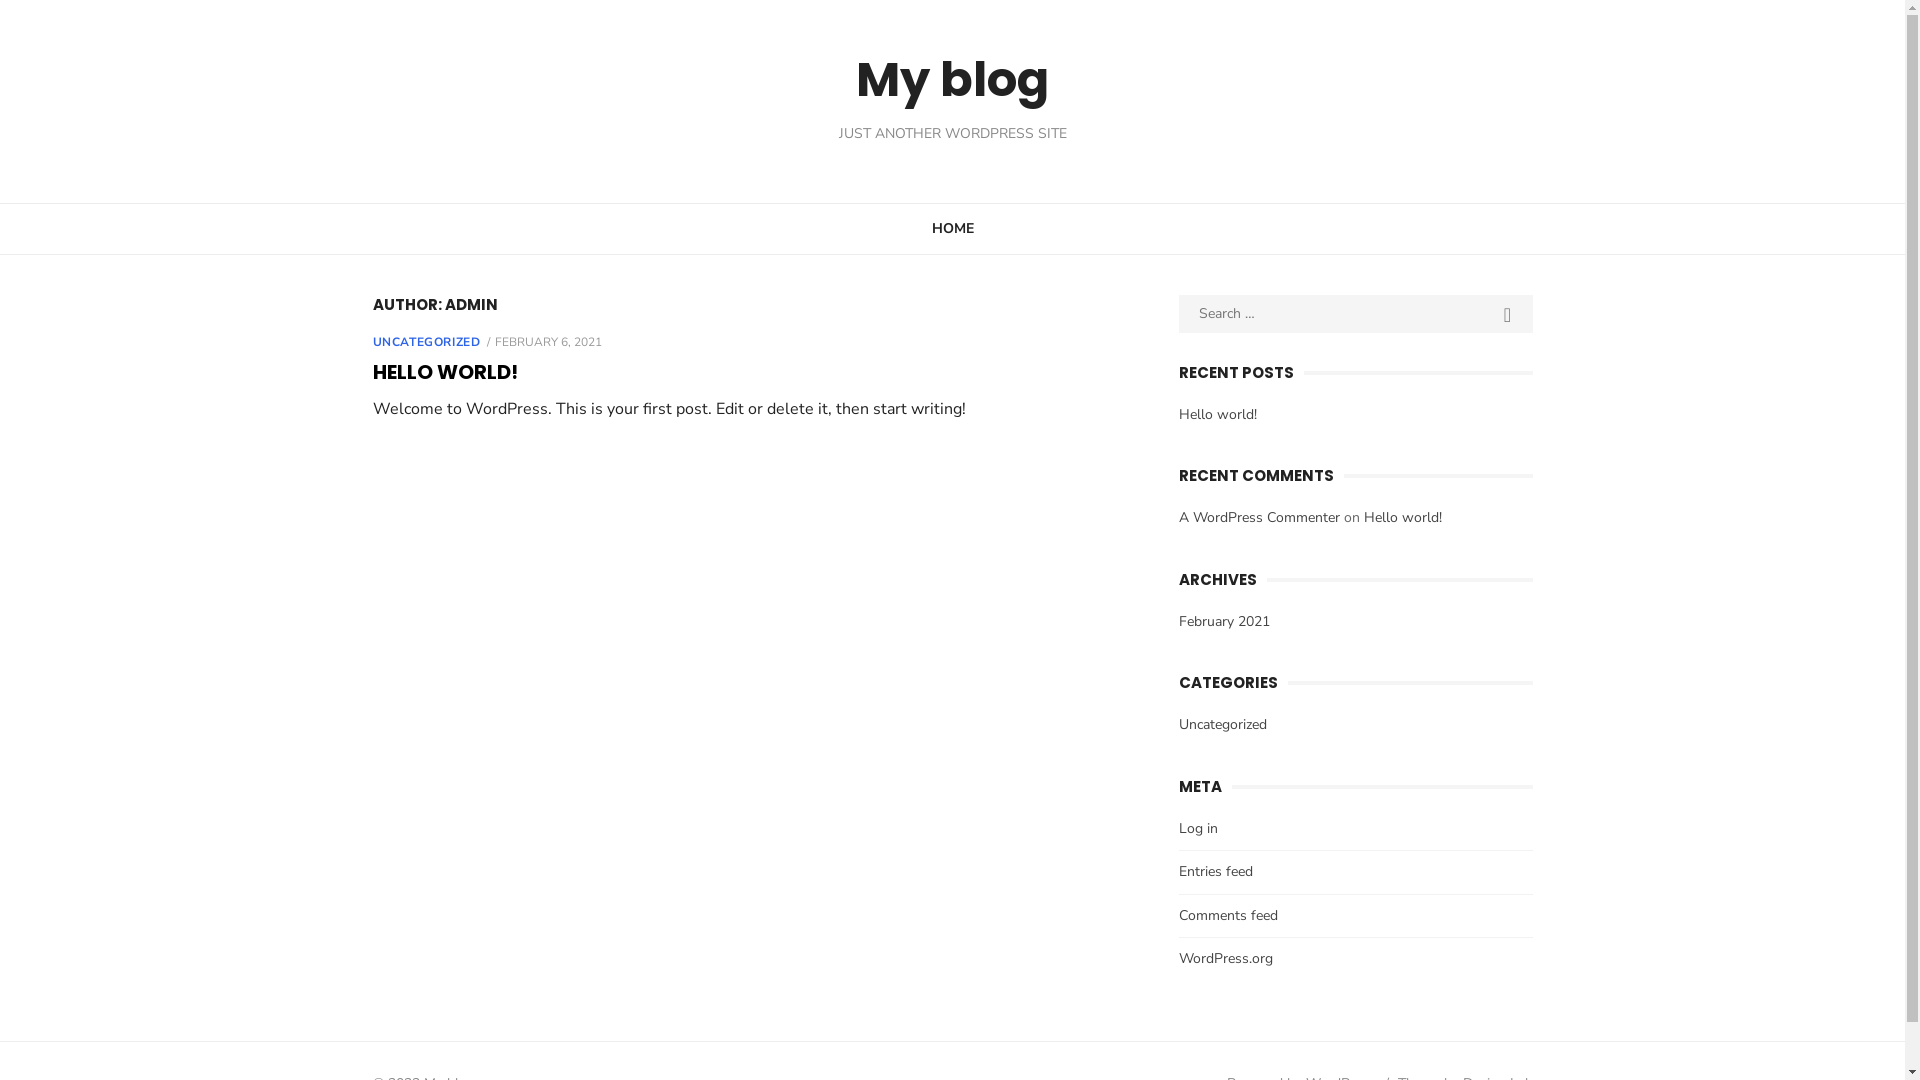  I want to click on 'UNCATEGORIZED', so click(425, 341).